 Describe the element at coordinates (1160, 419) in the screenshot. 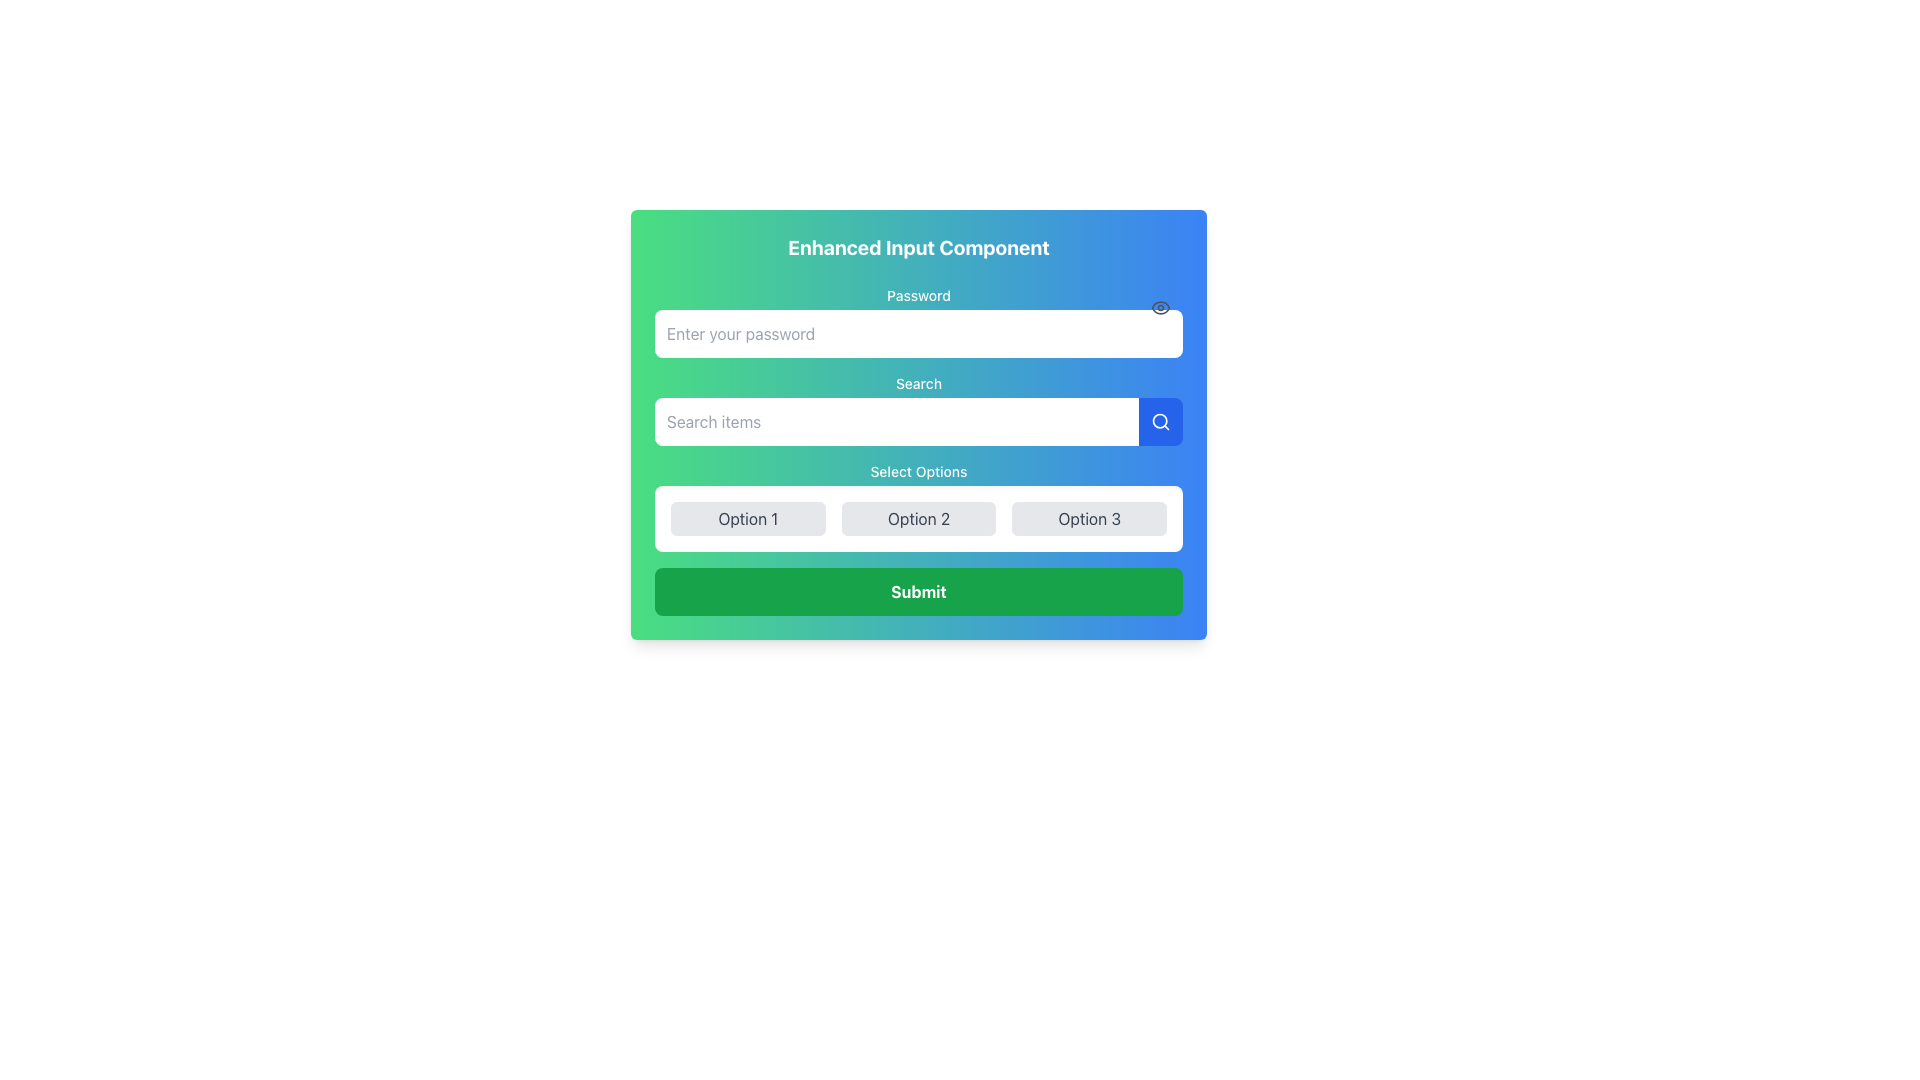

I see `the circular graphical component of the search icon located in the upper-right quadrant of the search bar` at that location.